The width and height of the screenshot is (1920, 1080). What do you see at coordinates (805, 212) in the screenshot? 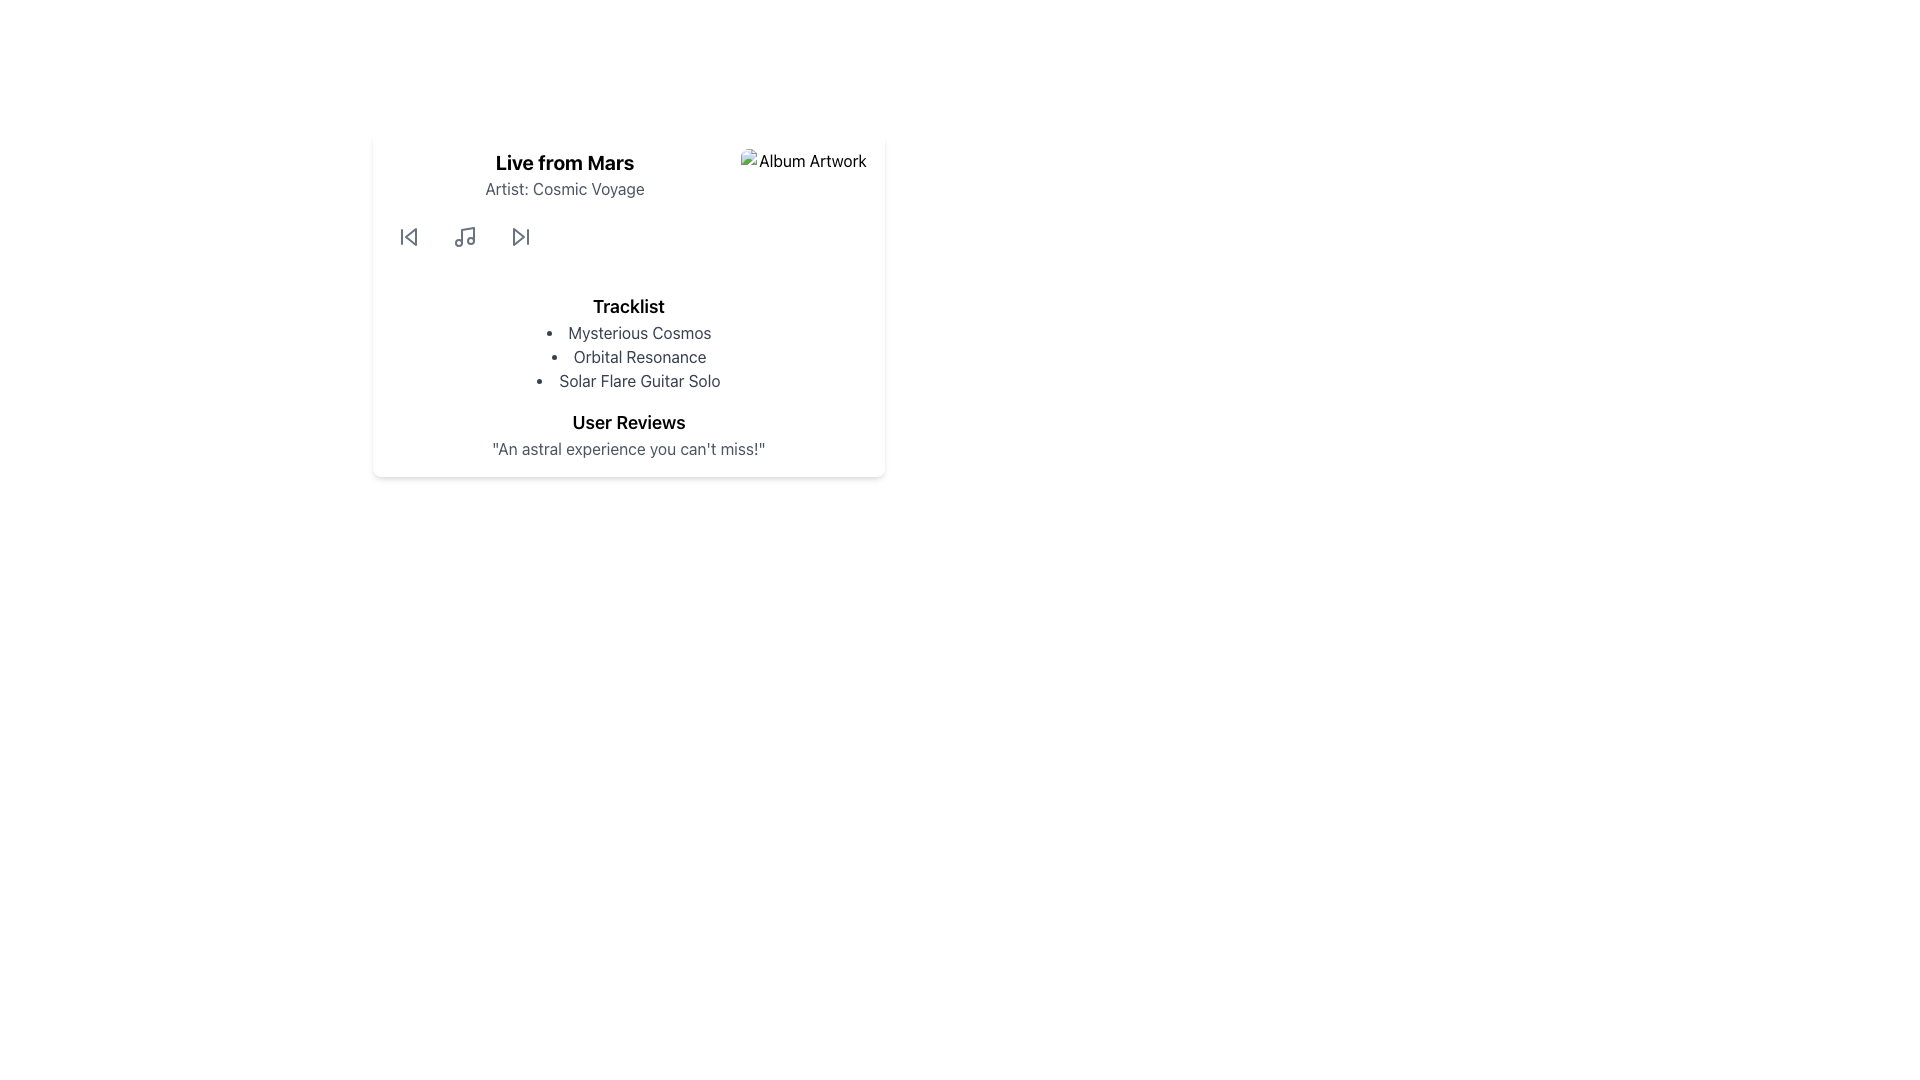
I see `the 'Album Artwork' image placeholder, which is a square image with rounded corners` at bounding box center [805, 212].